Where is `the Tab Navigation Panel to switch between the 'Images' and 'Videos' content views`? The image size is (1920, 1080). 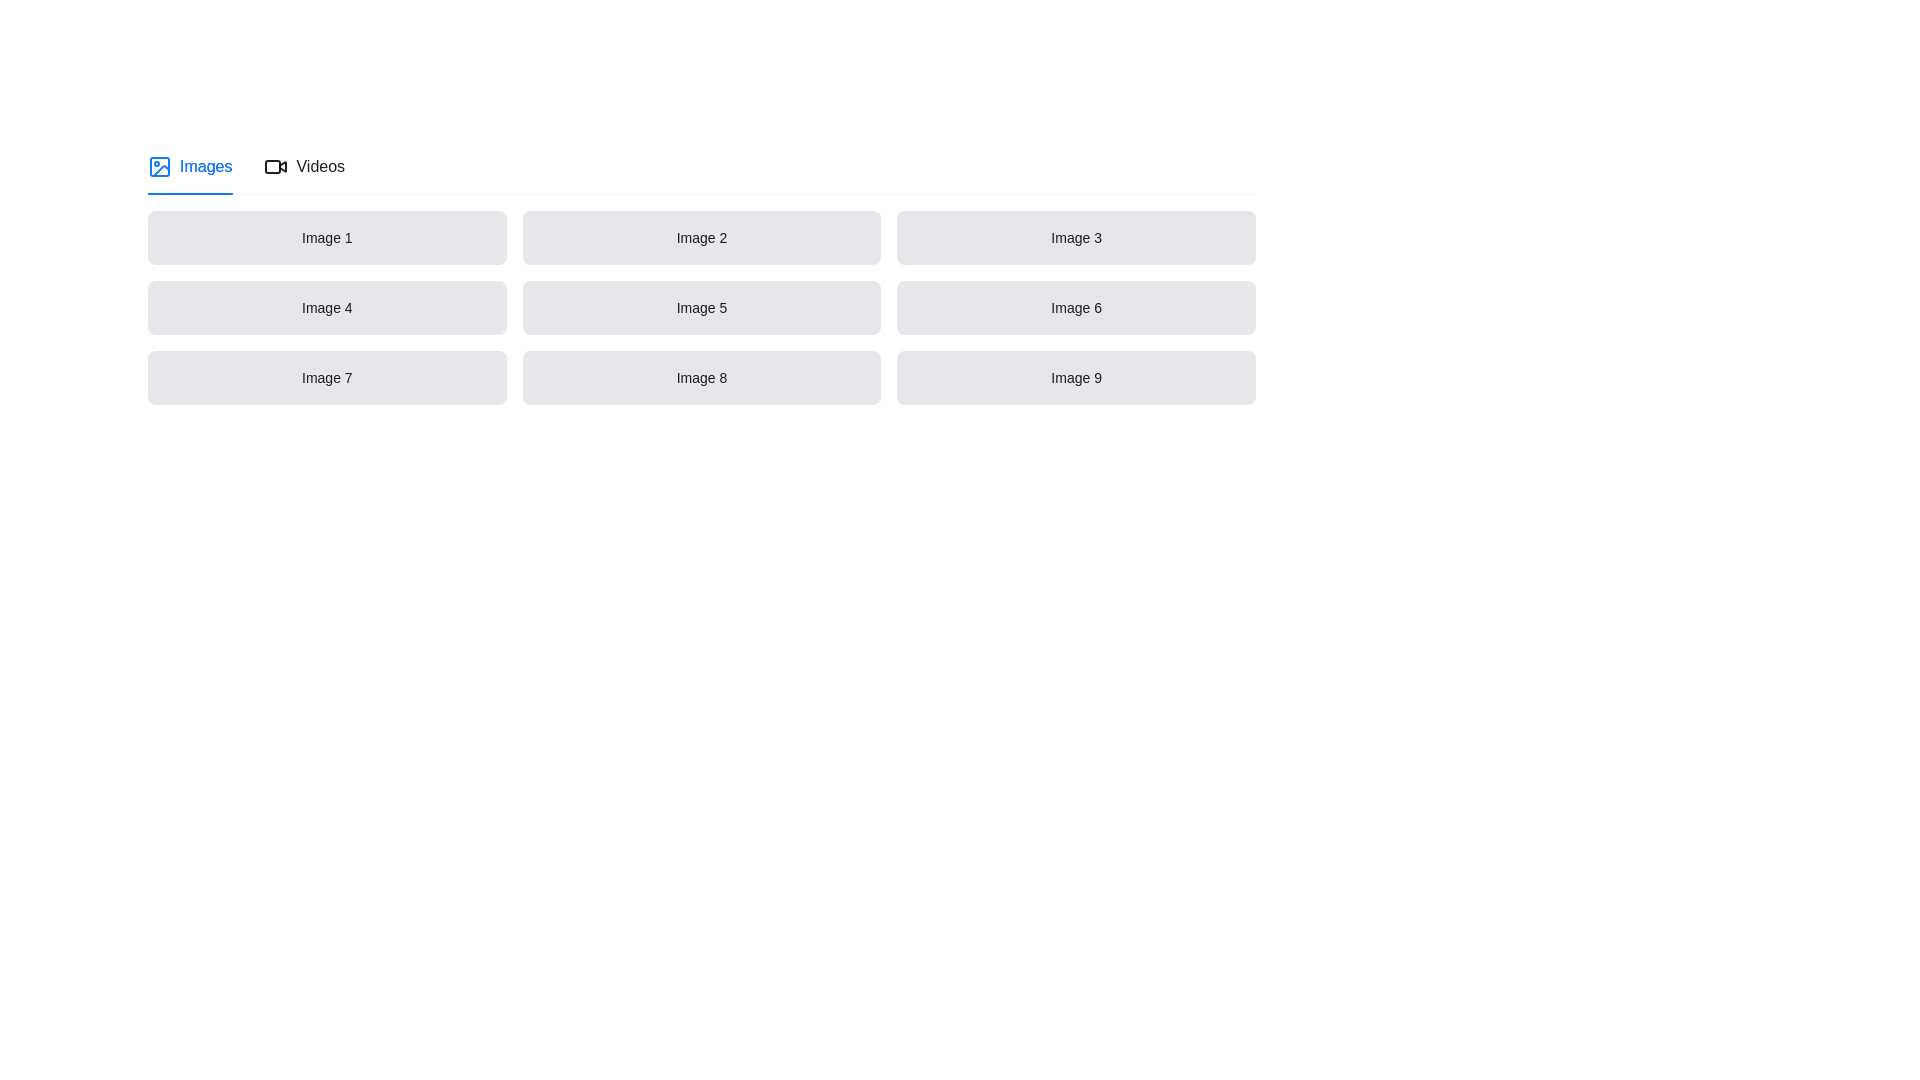 the Tab Navigation Panel to switch between the 'Images' and 'Videos' content views is located at coordinates (701, 164).